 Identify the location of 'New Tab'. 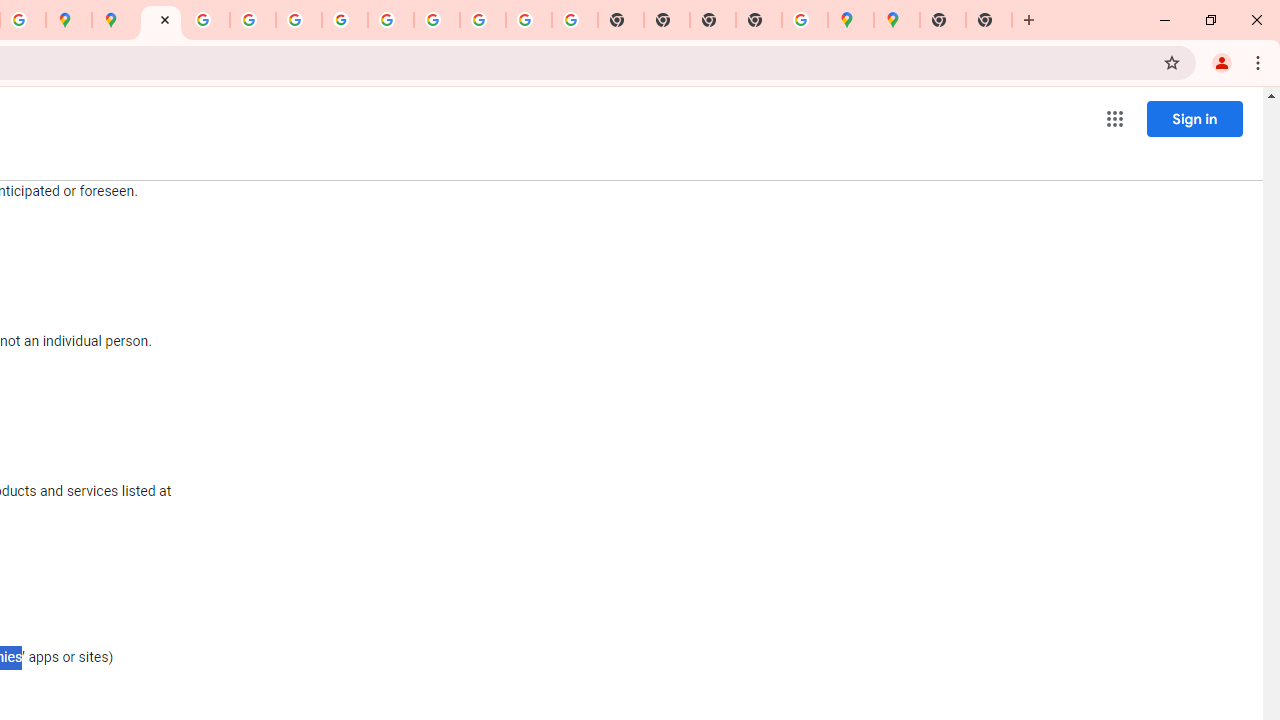
(989, 20).